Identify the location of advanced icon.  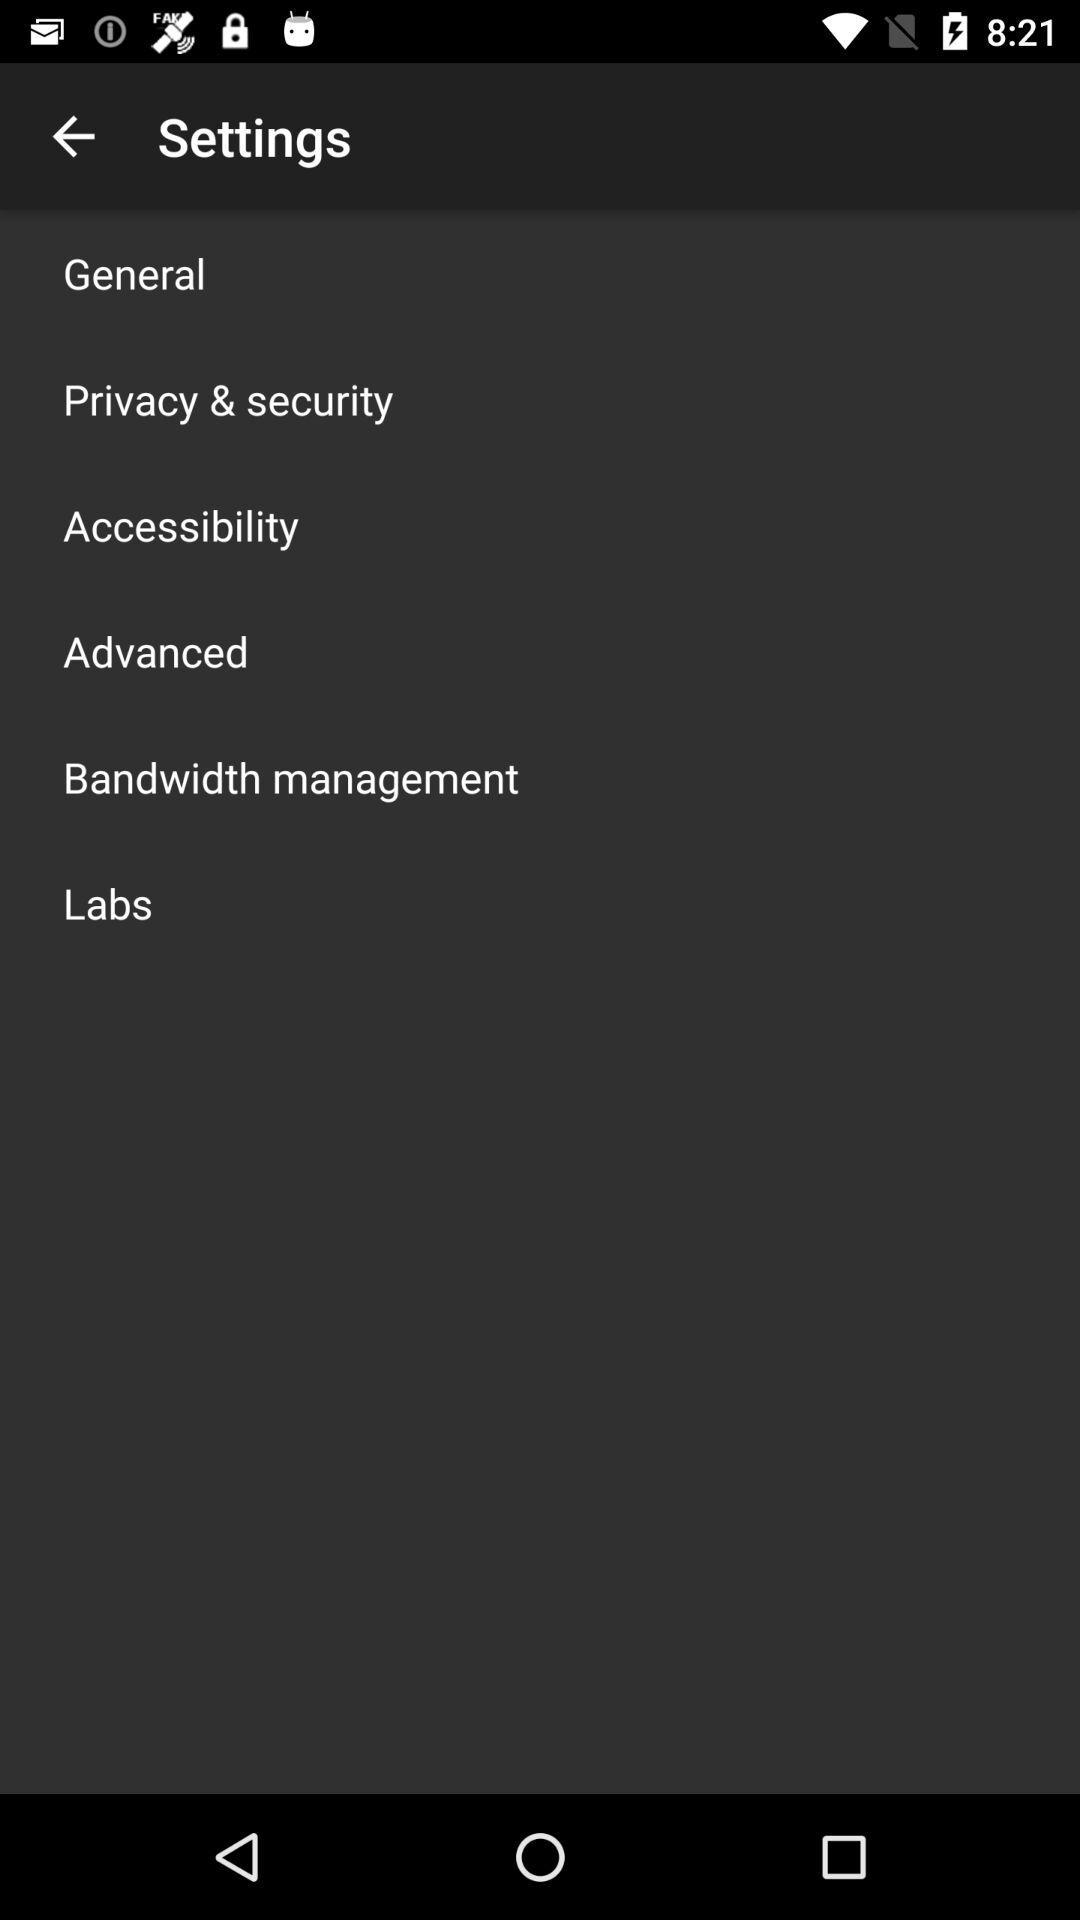
(154, 651).